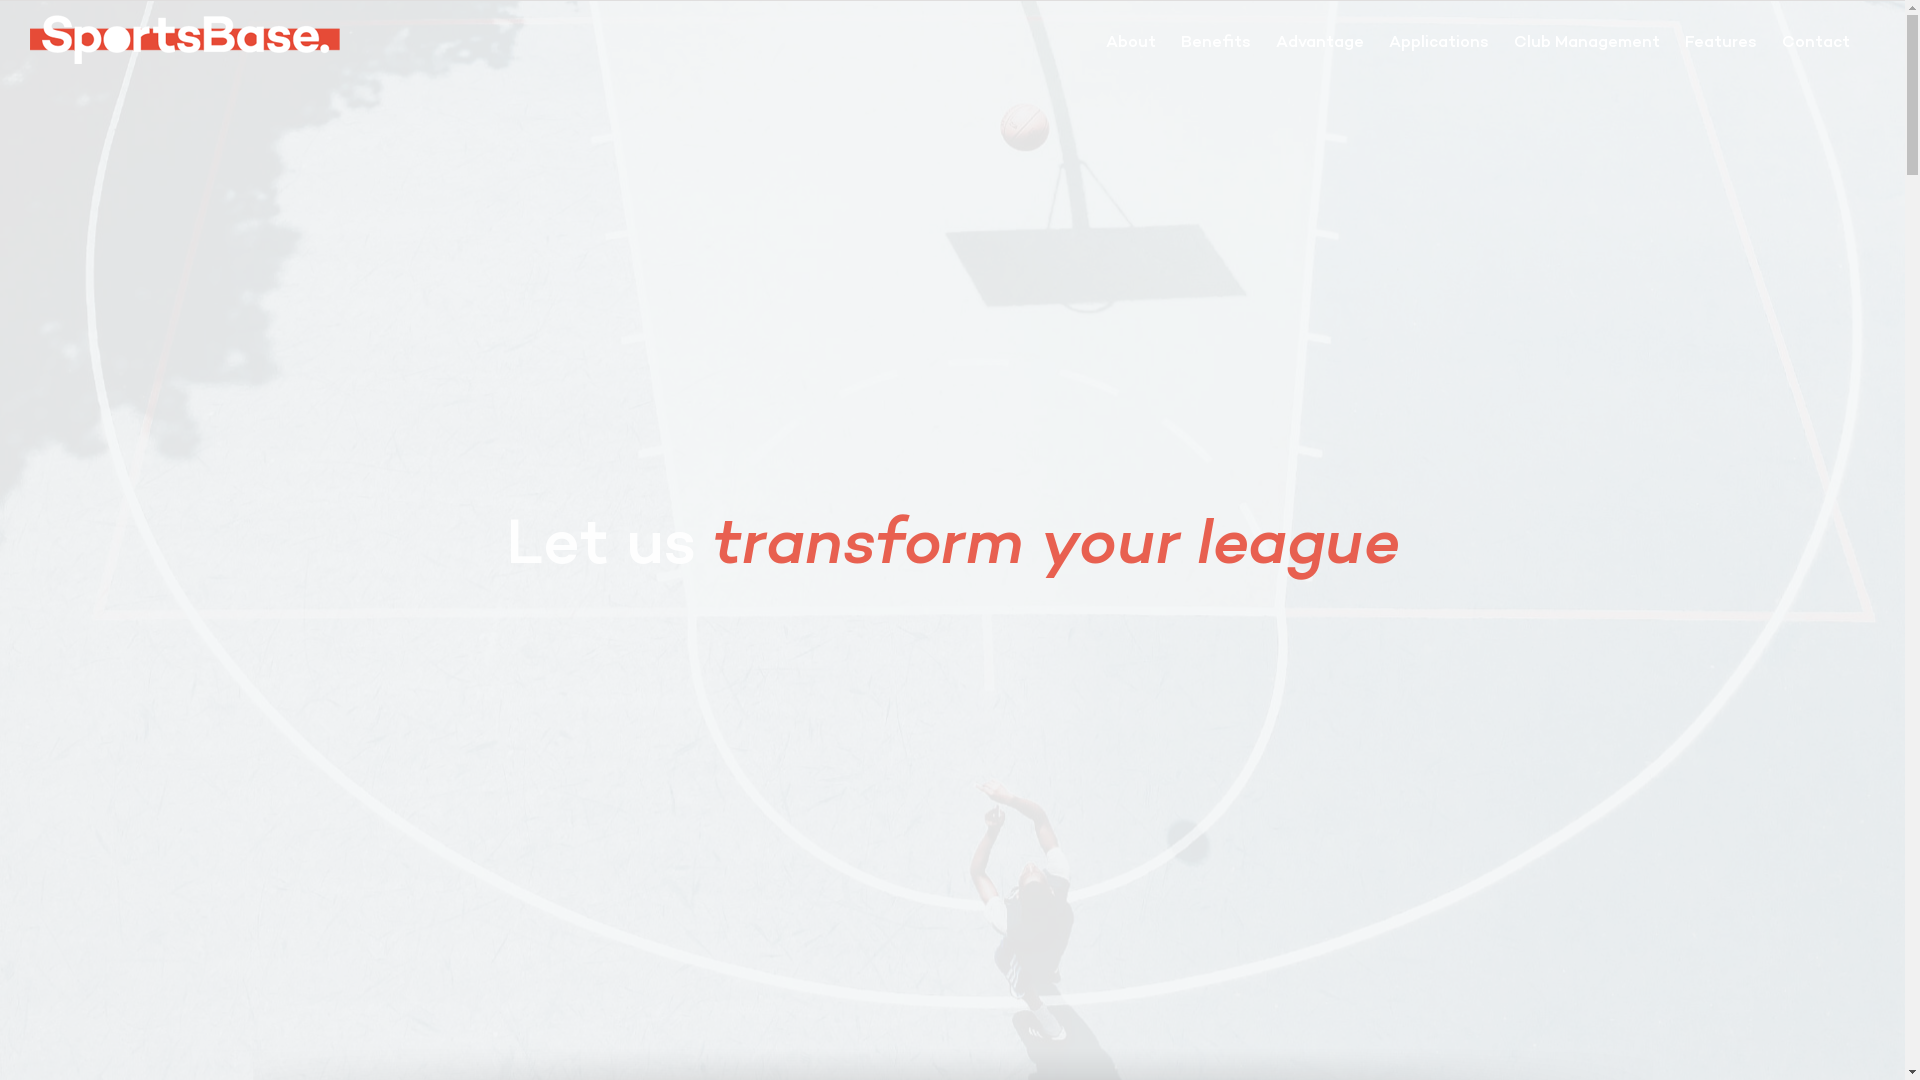 The image size is (1920, 1080). Describe the element at coordinates (1586, 42) in the screenshot. I see `'Club Management'` at that location.